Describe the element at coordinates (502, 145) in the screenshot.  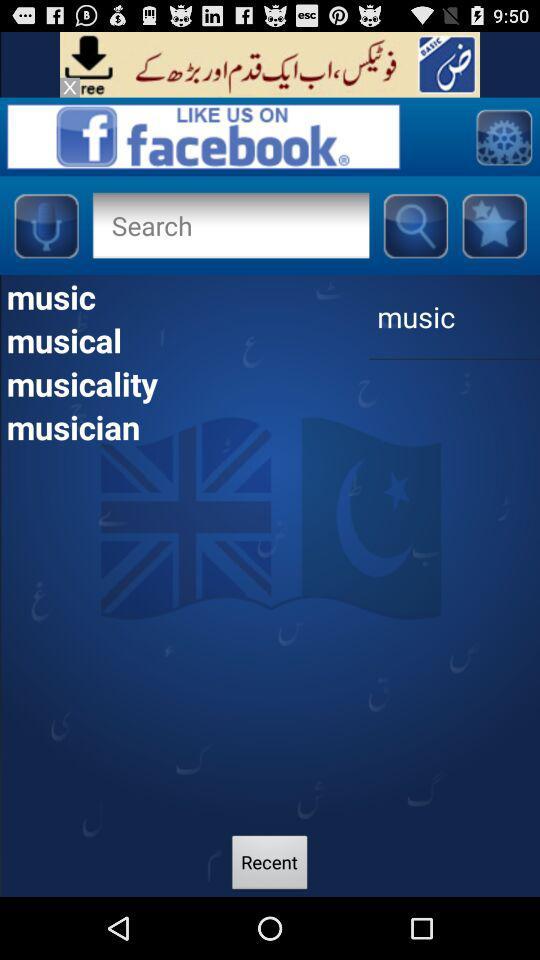
I see `the settings icon` at that location.